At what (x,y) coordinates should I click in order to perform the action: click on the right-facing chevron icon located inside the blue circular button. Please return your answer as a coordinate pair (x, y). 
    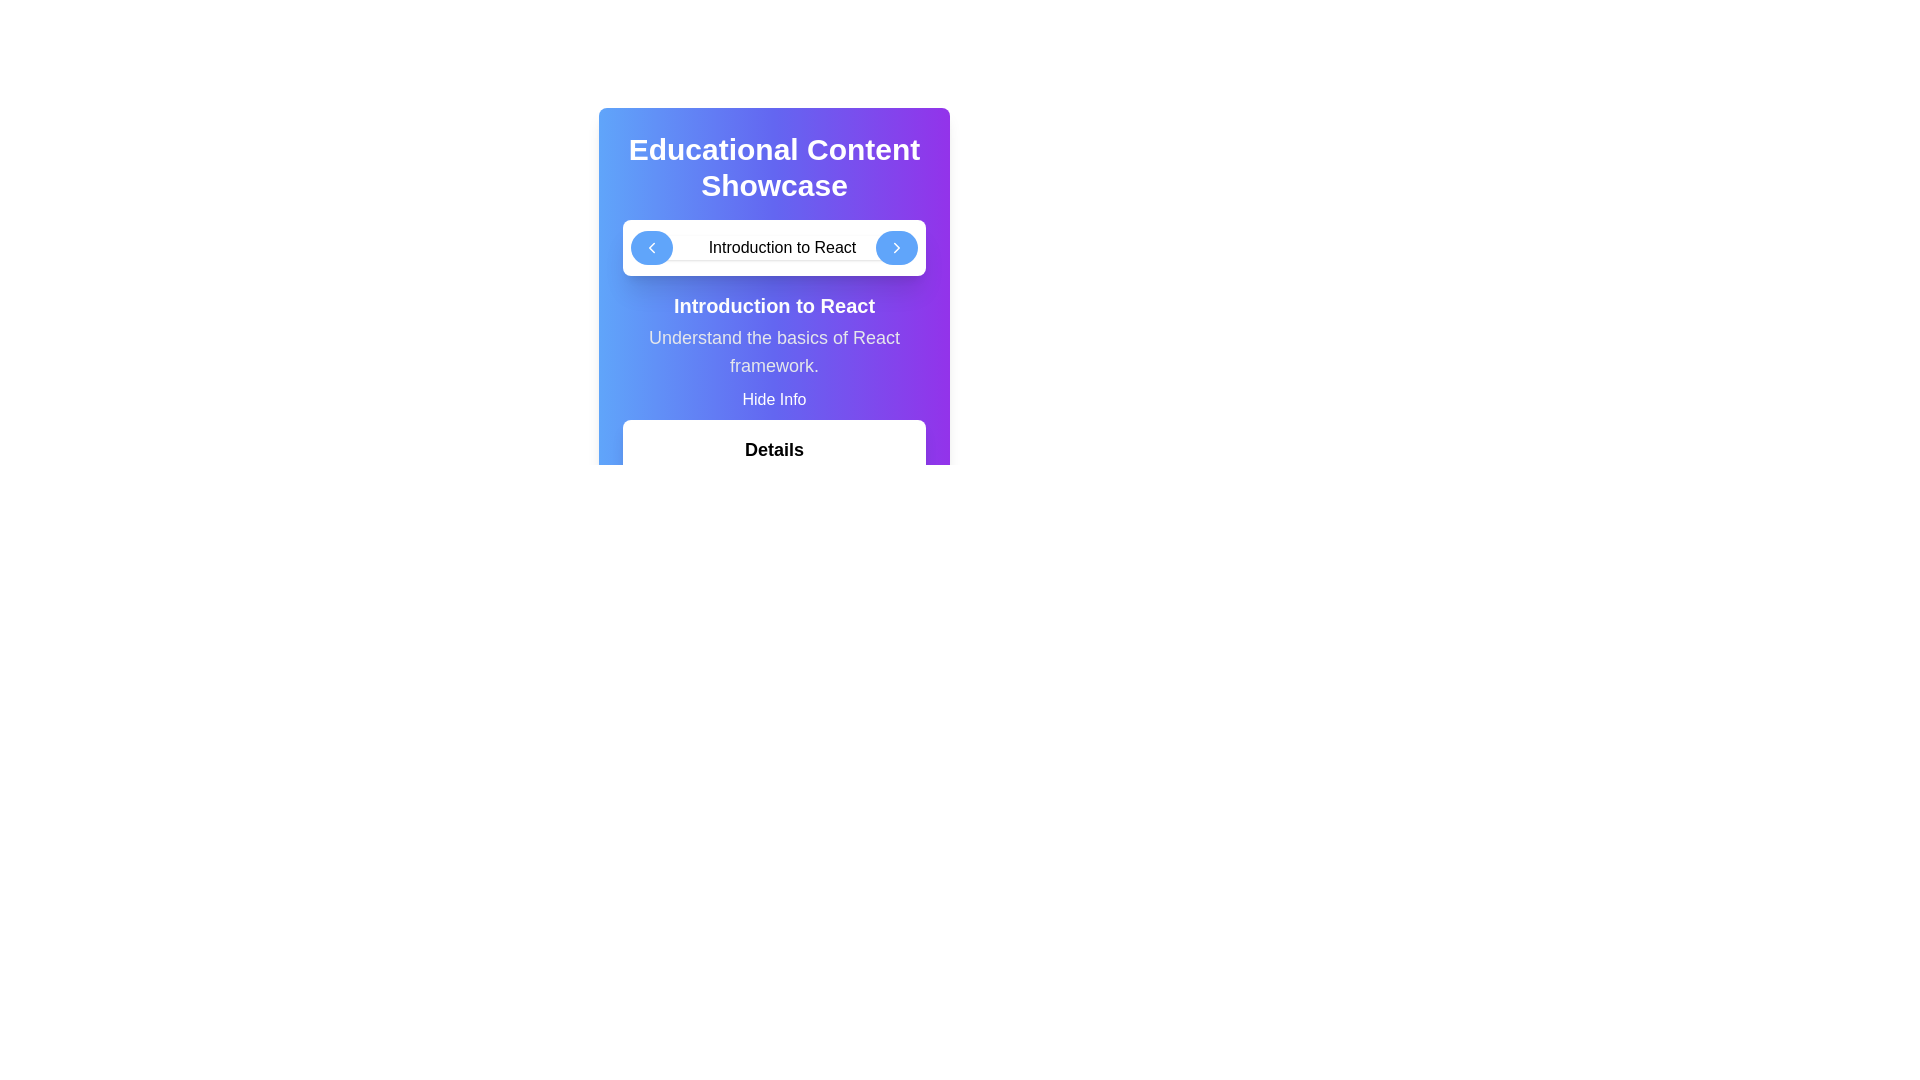
    Looking at the image, I should click on (896, 246).